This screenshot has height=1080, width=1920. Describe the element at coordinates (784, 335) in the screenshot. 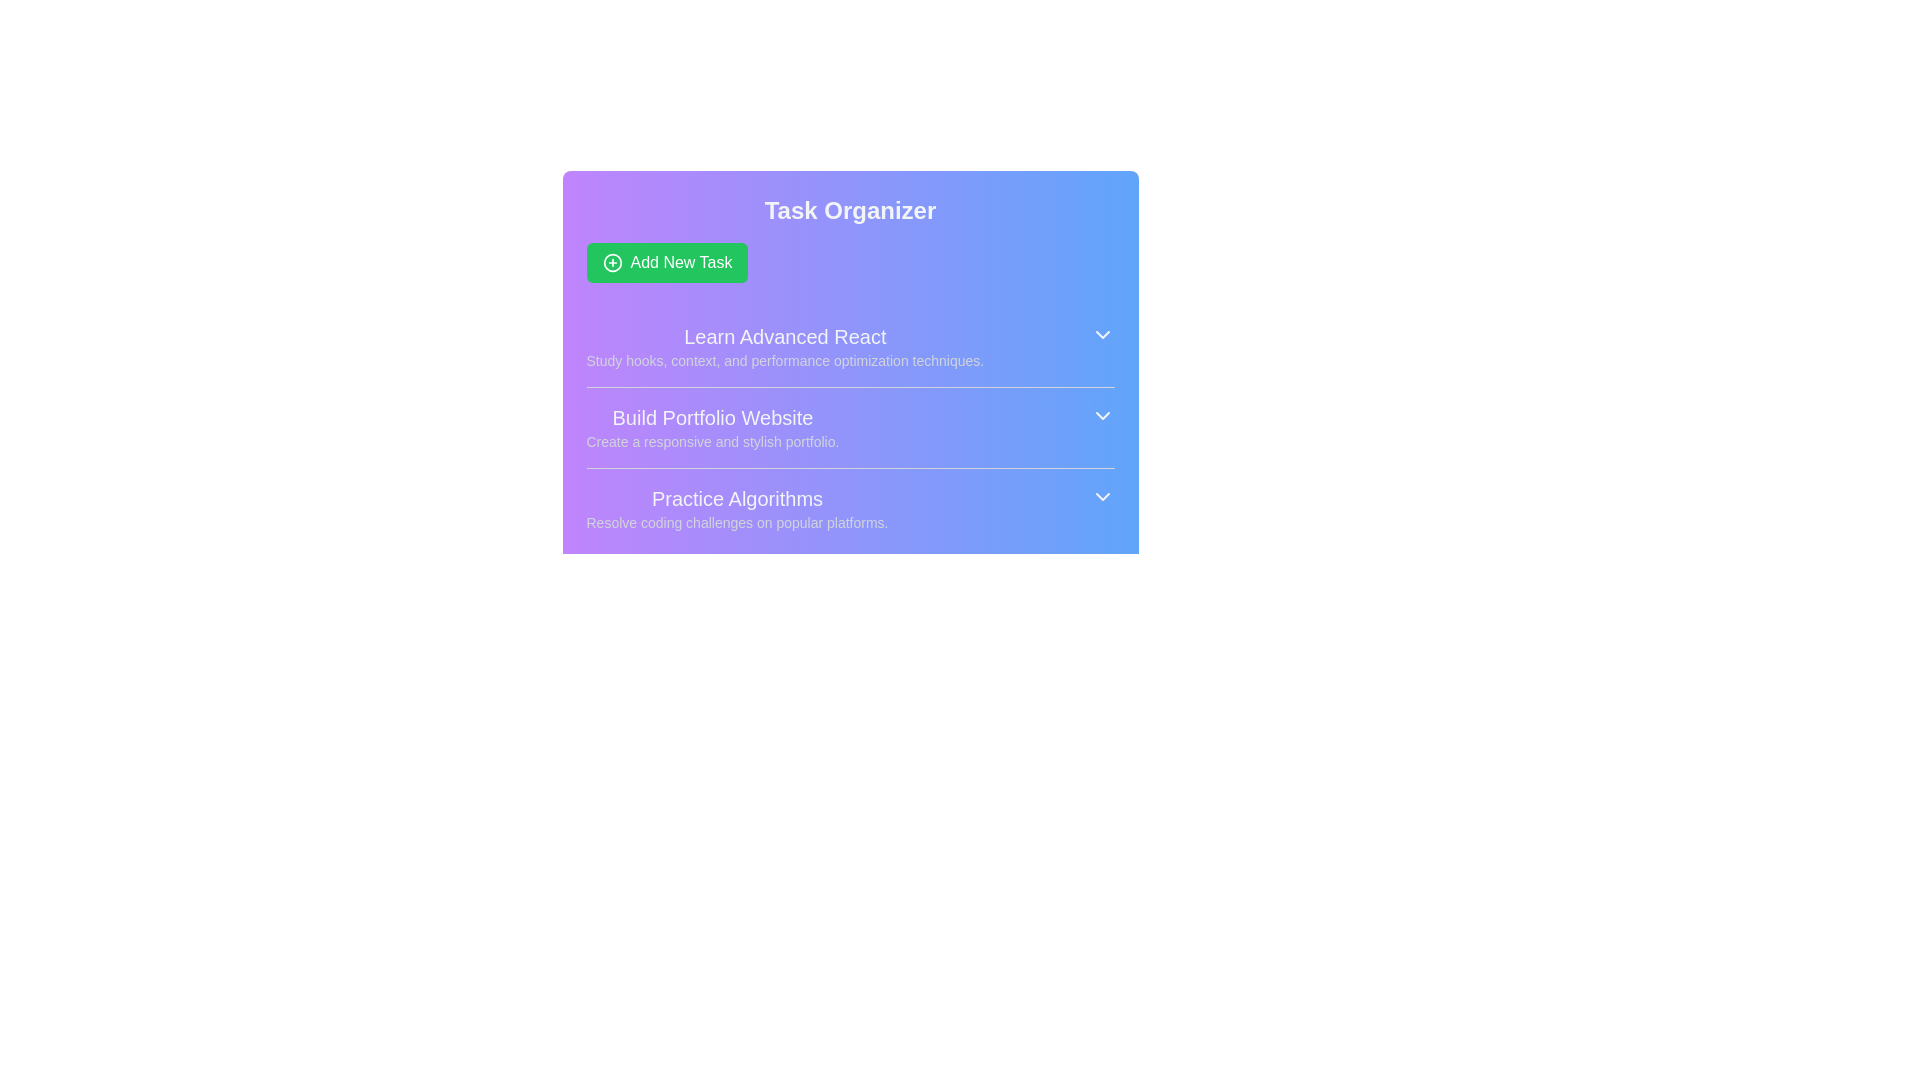

I see `the header text block for the first task in the 'Task Organizer' section, which summarizes the task's title` at that location.